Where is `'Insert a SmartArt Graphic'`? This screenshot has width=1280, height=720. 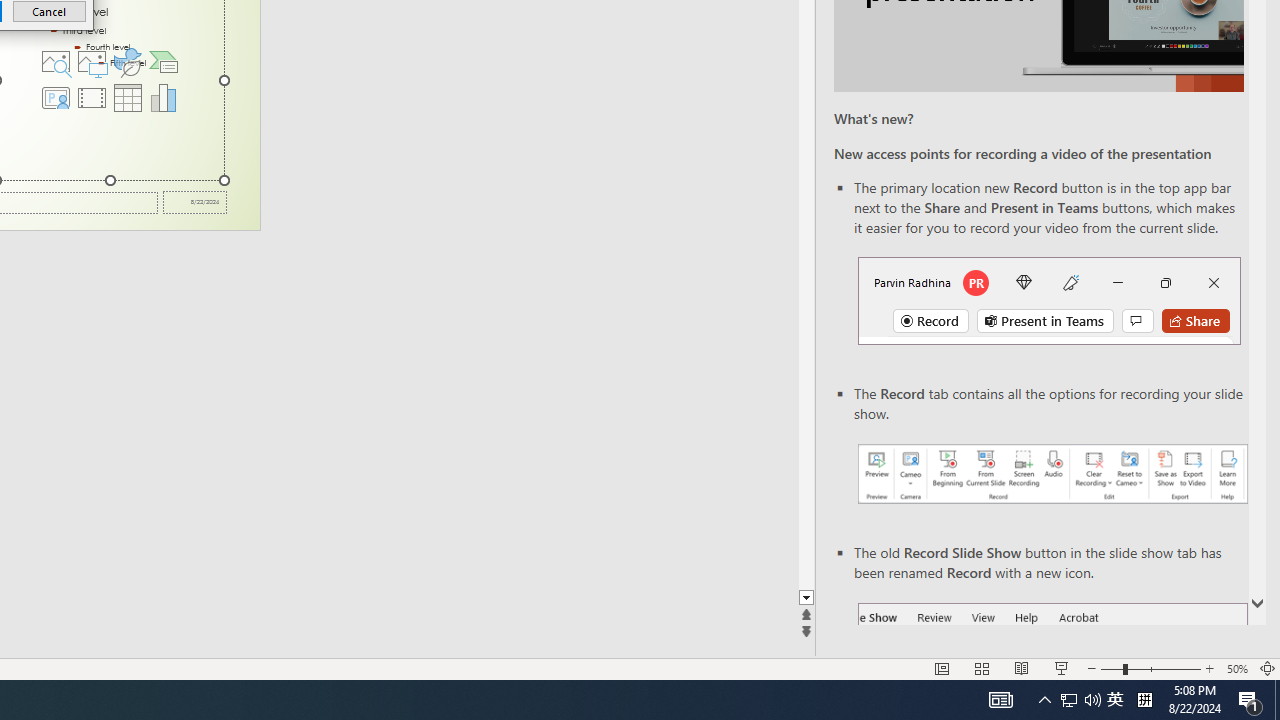
'Insert a SmartArt Graphic' is located at coordinates (164, 60).